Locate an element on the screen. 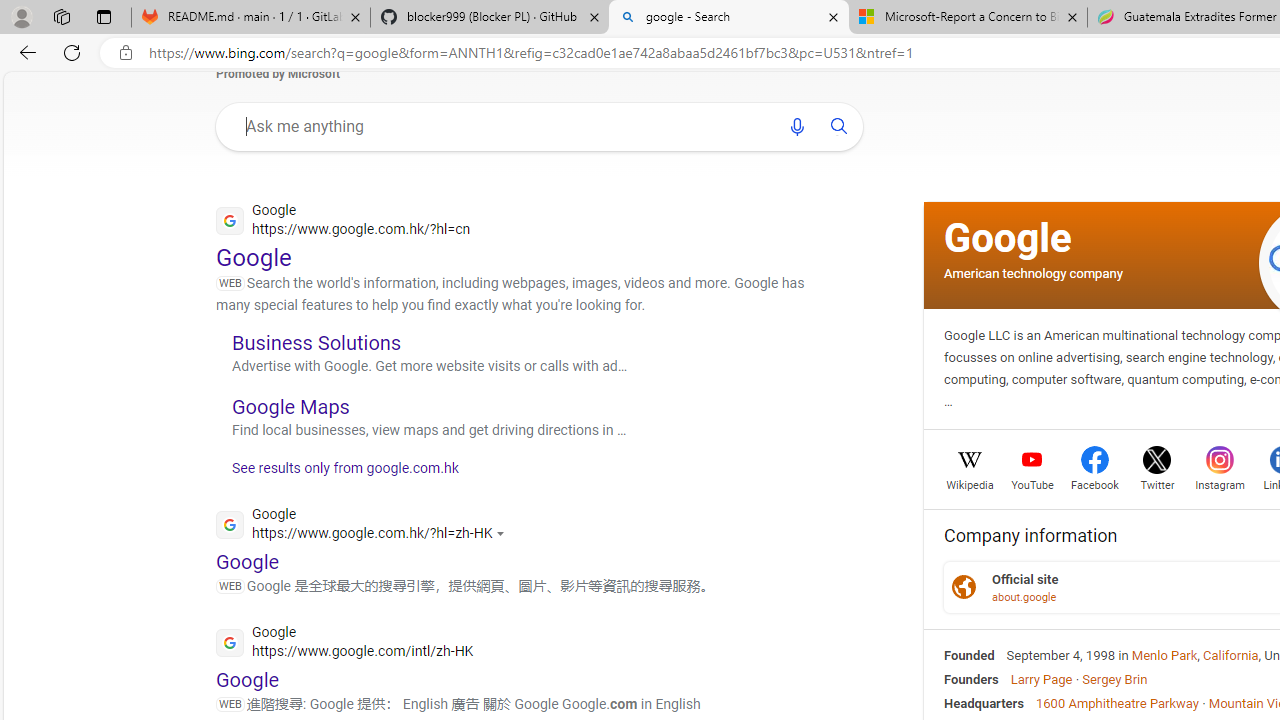 The image size is (1280, 720). 'Refresh' is located at coordinates (72, 51).